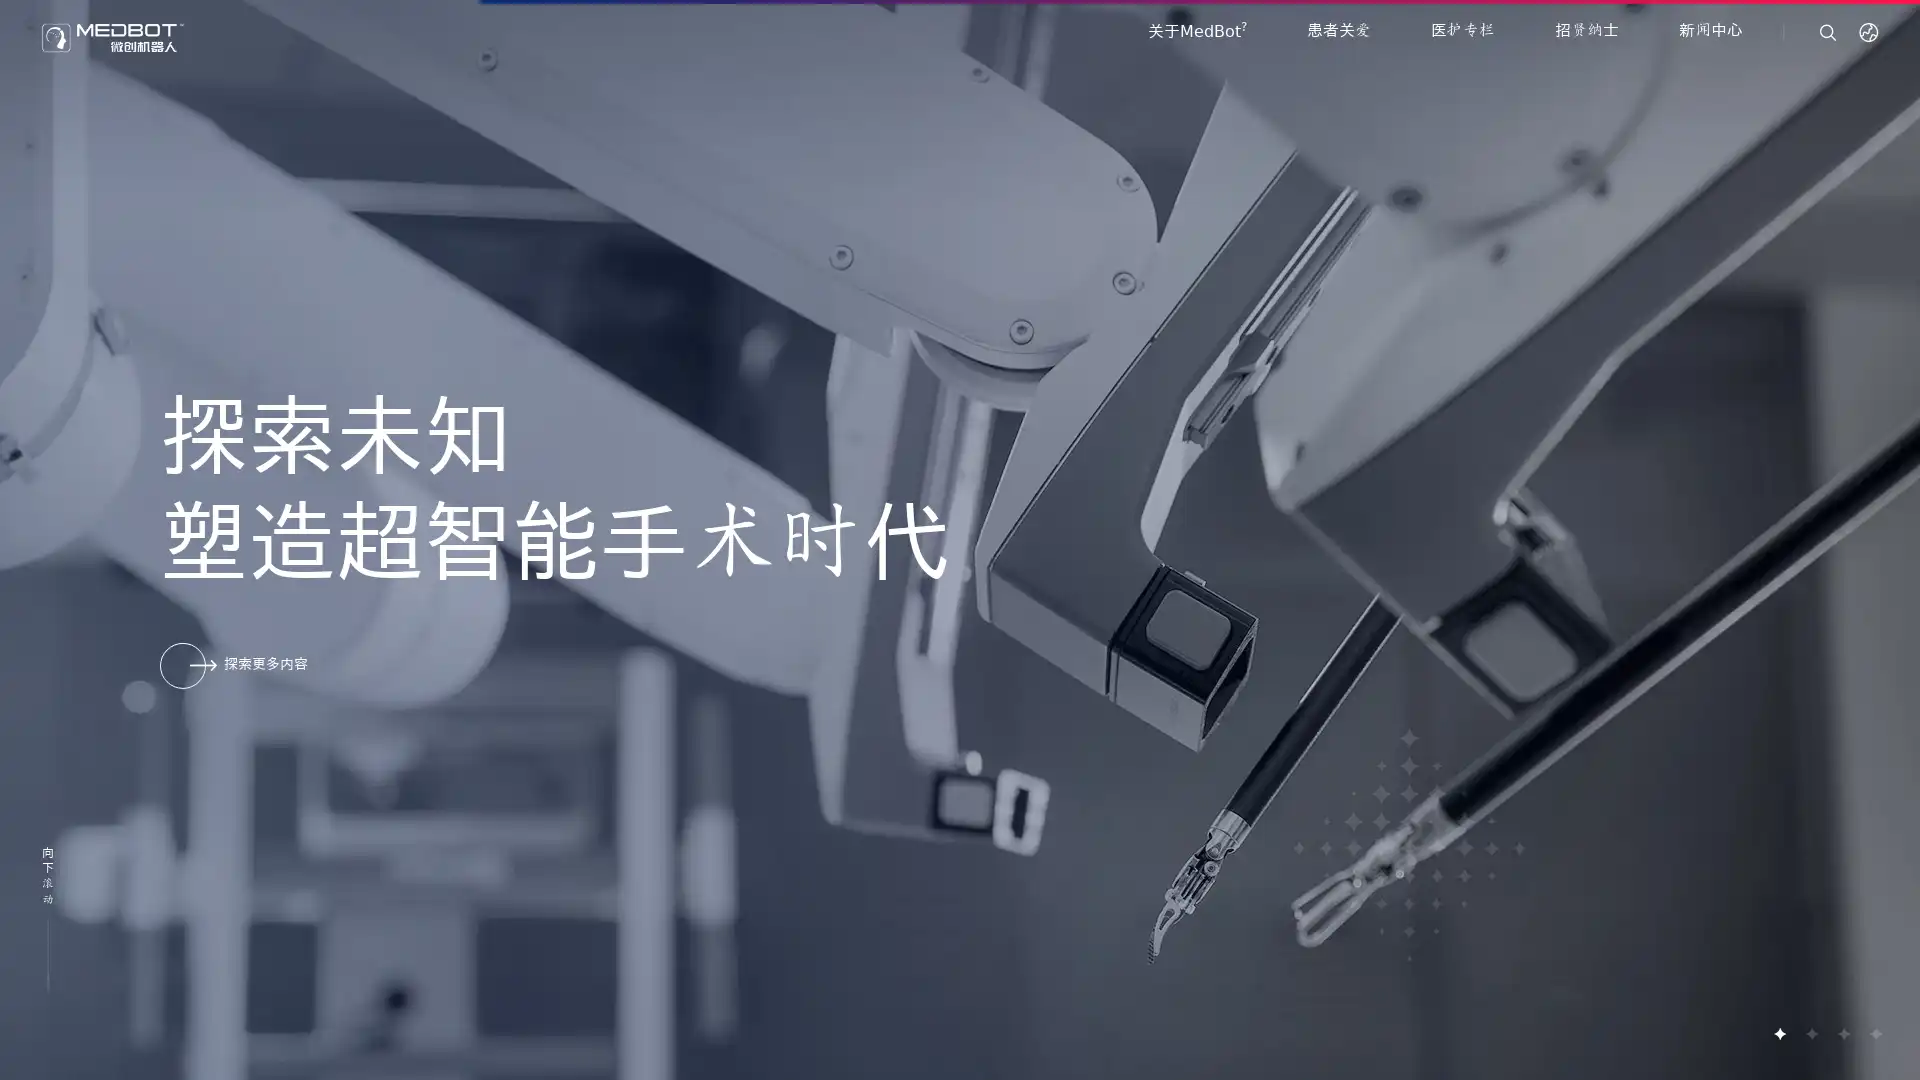  I want to click on Go to slide 3, so click(1842, 1033).